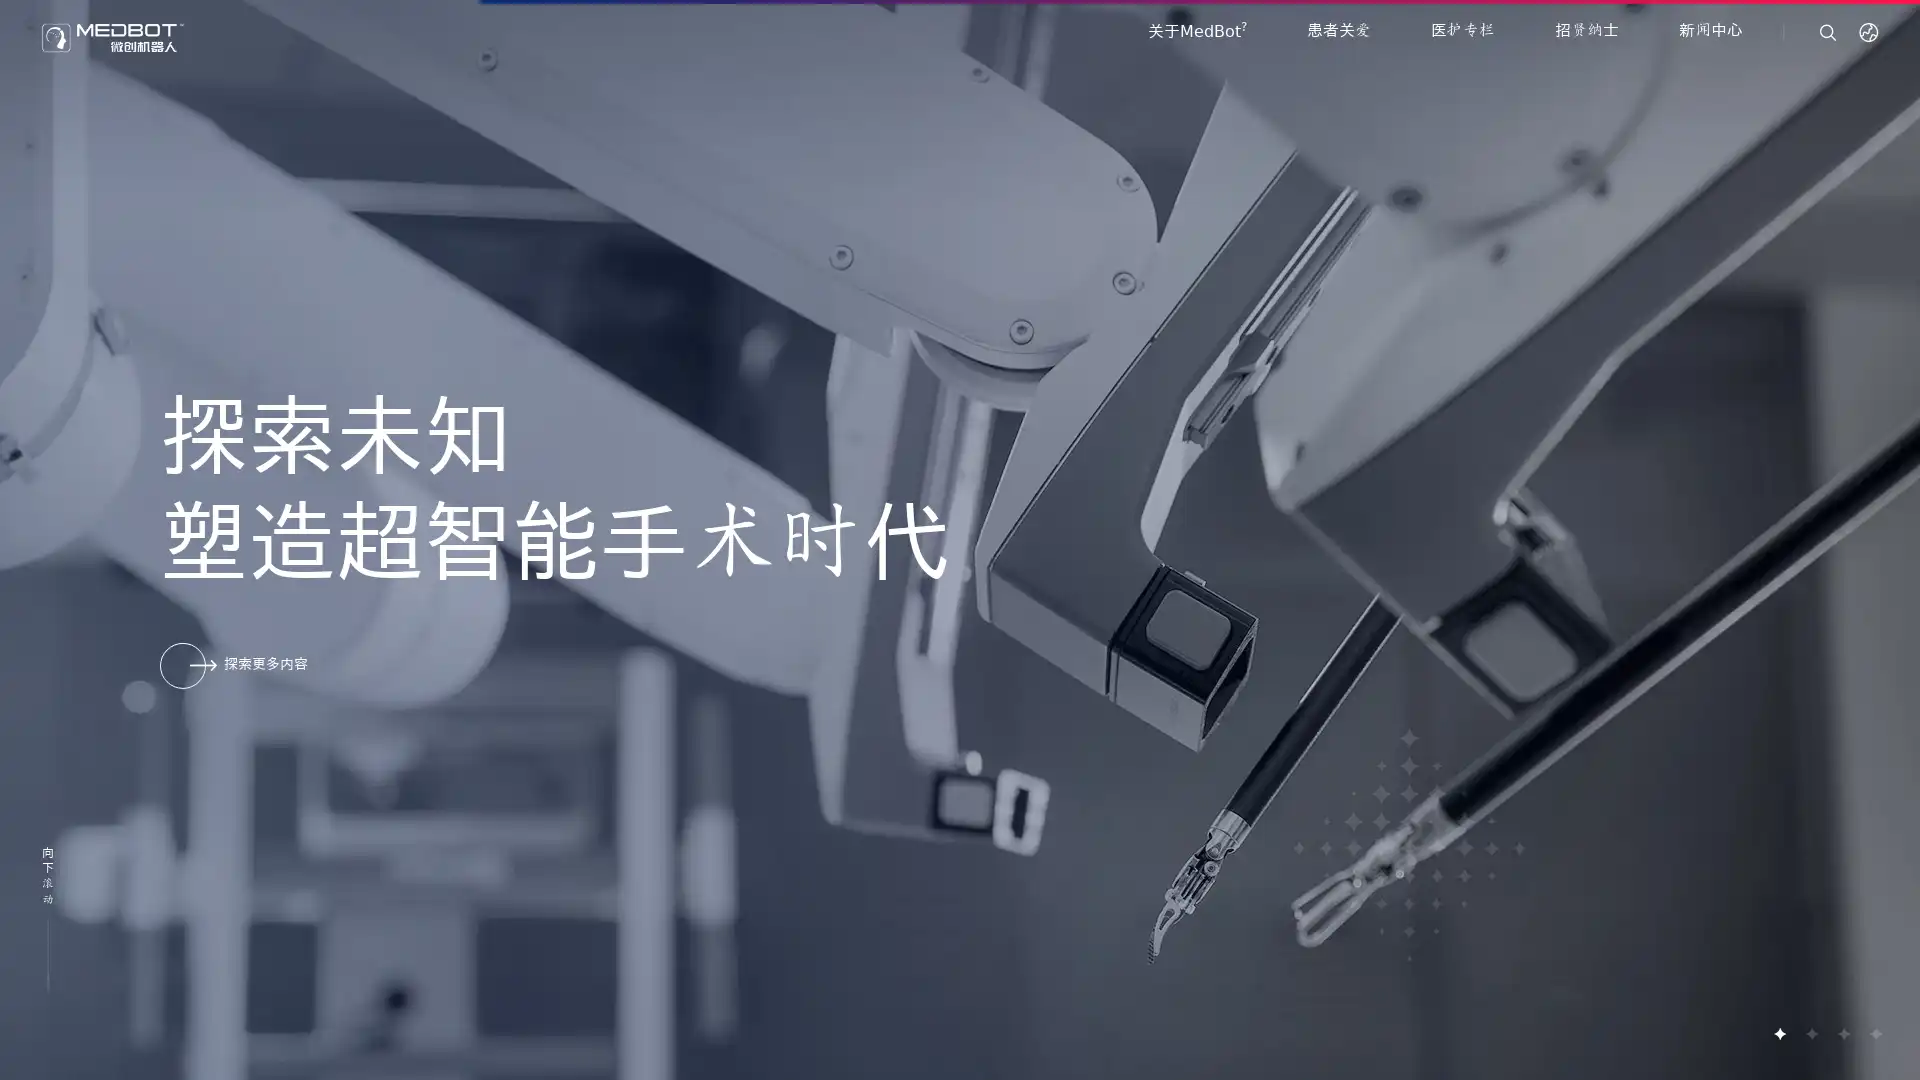  I want to click on Go to slide 3, so click(1842, 1033).